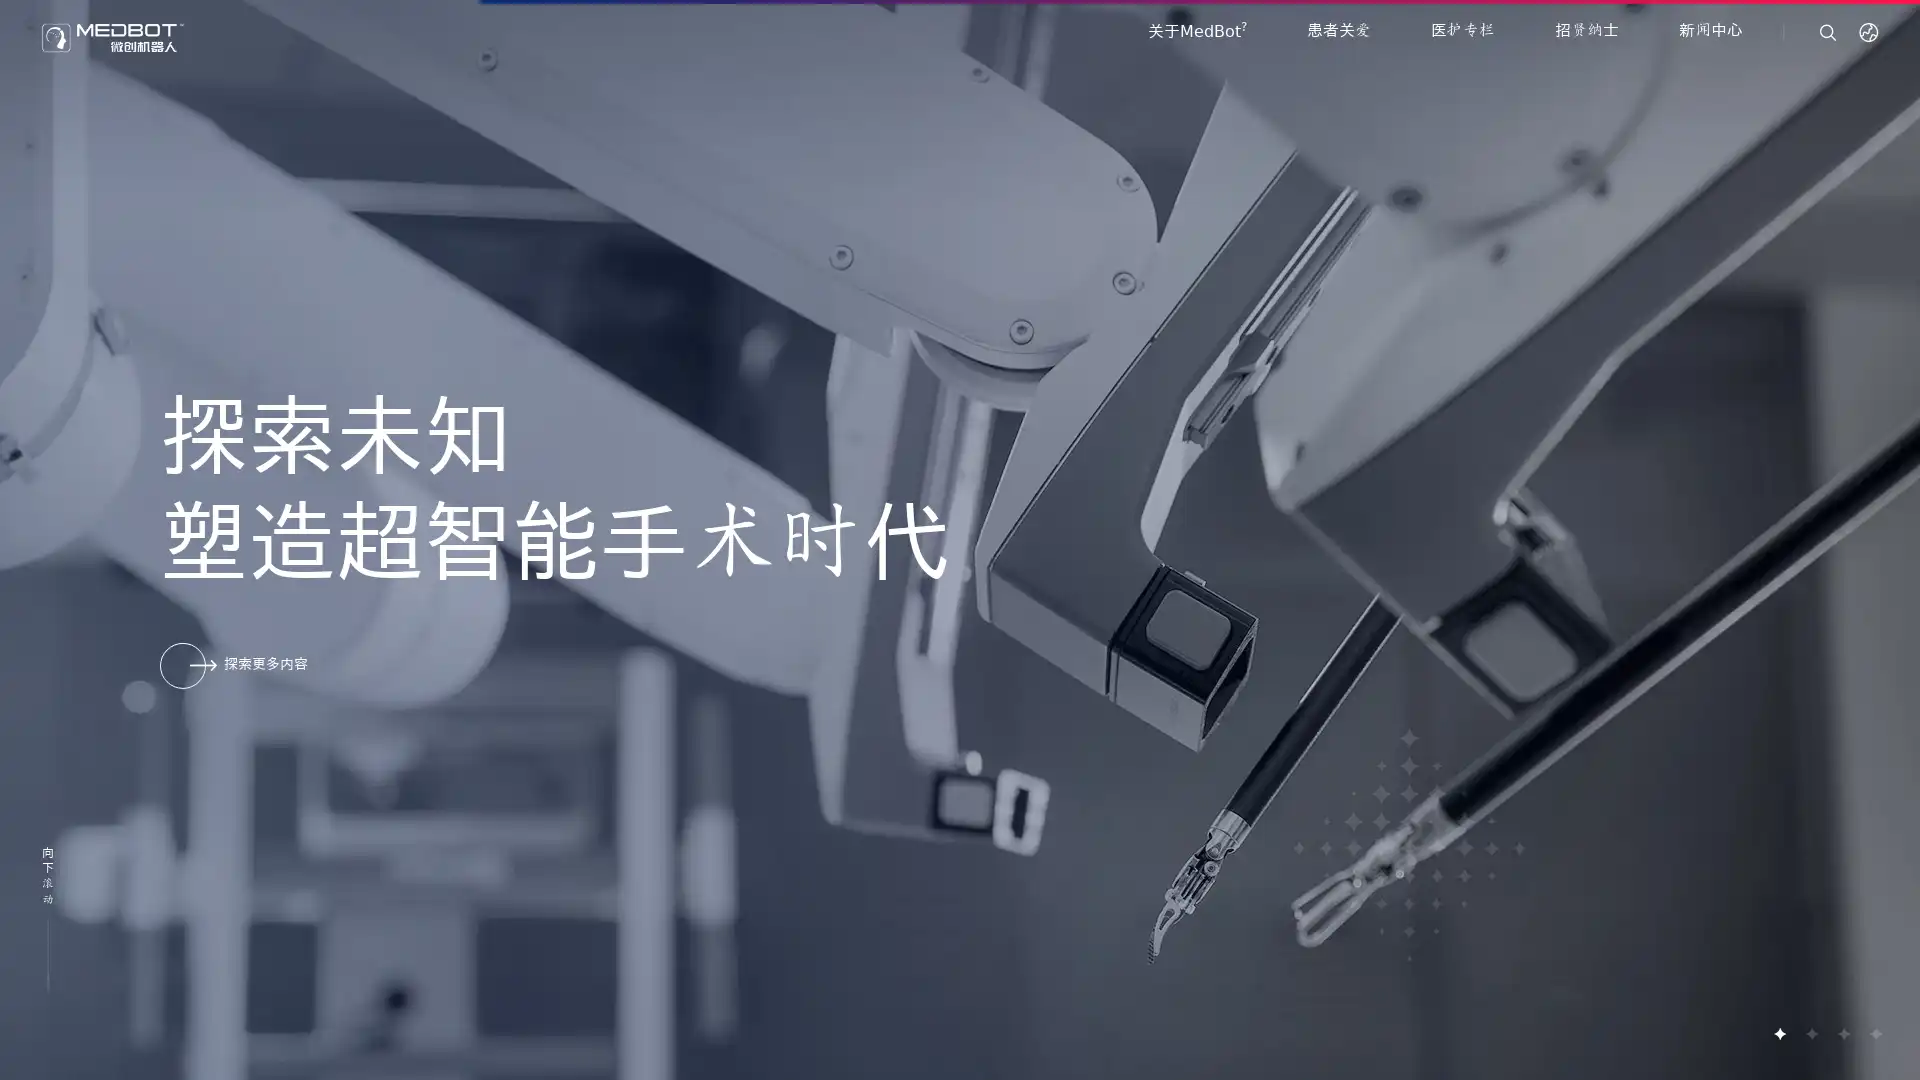  I want to click on Go to slide 3, so click(1842, 1033).